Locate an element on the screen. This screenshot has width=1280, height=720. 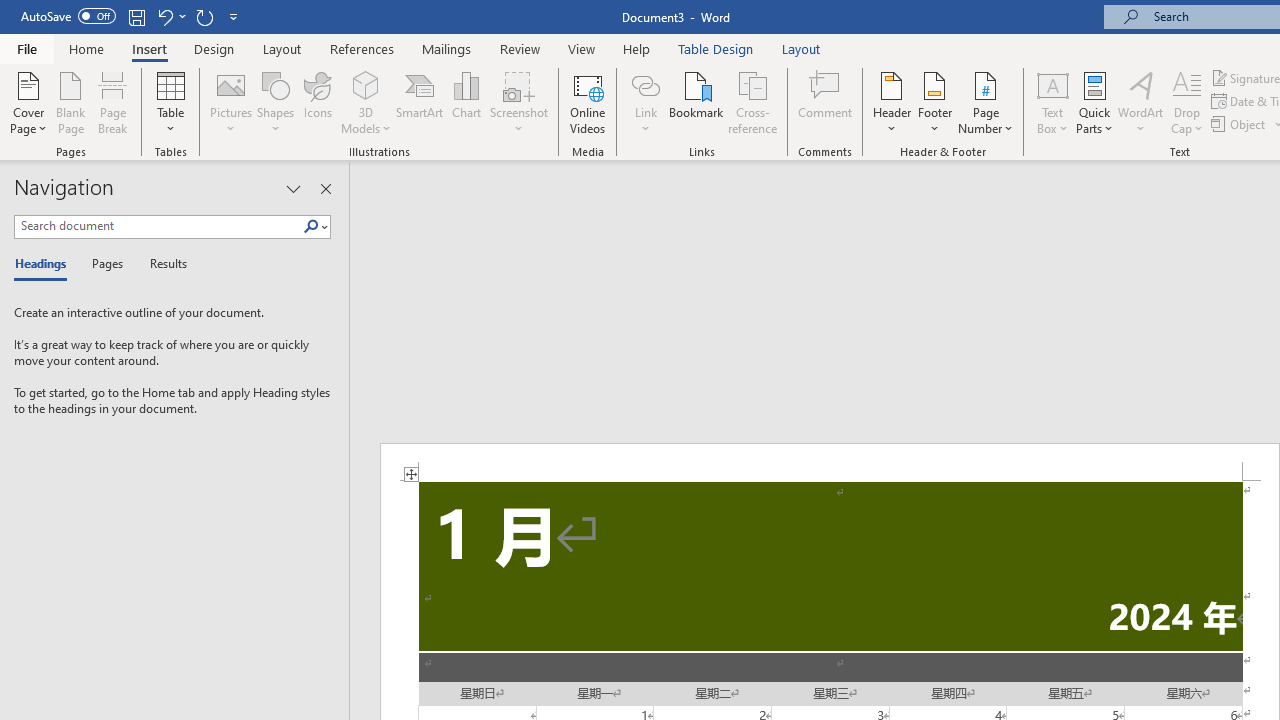
'Cross-reference...' is located at coordinates (751, 103).